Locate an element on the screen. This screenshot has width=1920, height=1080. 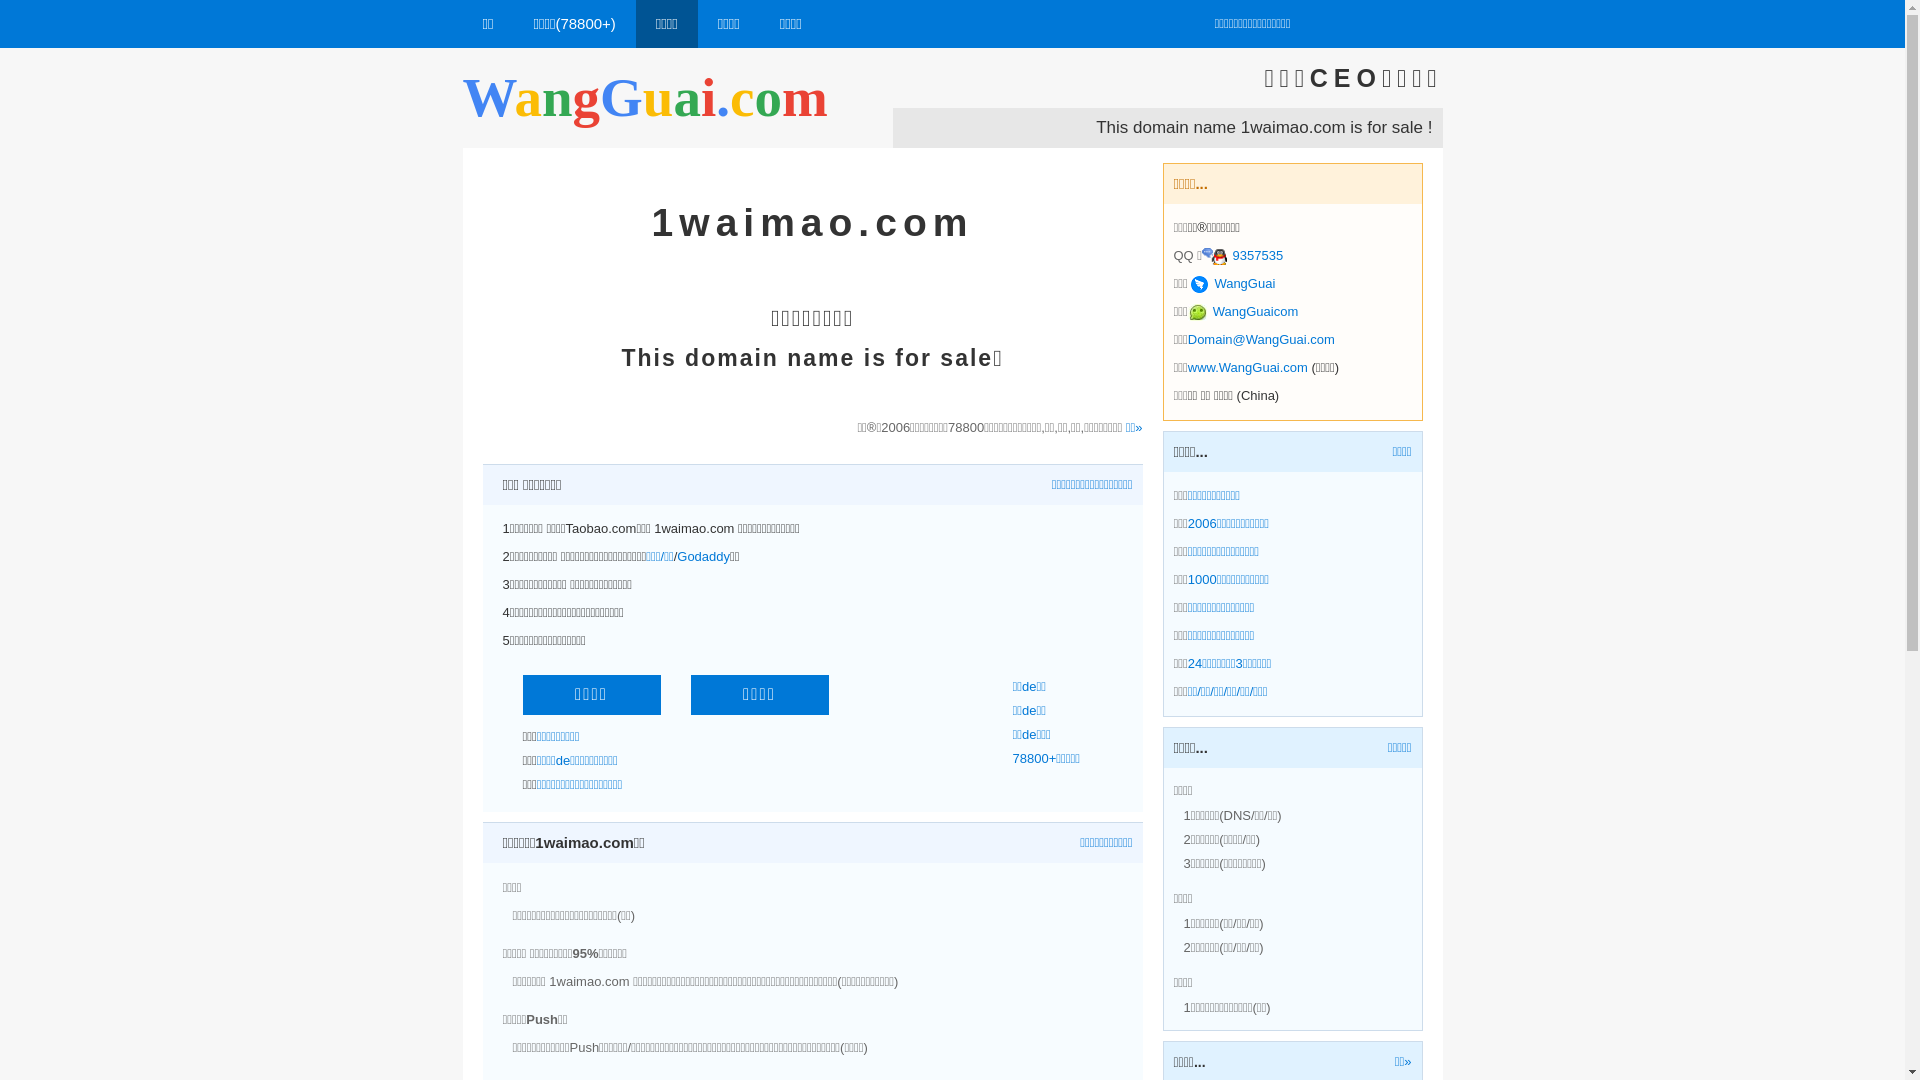
'Domain@WangGuai.com' is located at coordinates (1260, 338).